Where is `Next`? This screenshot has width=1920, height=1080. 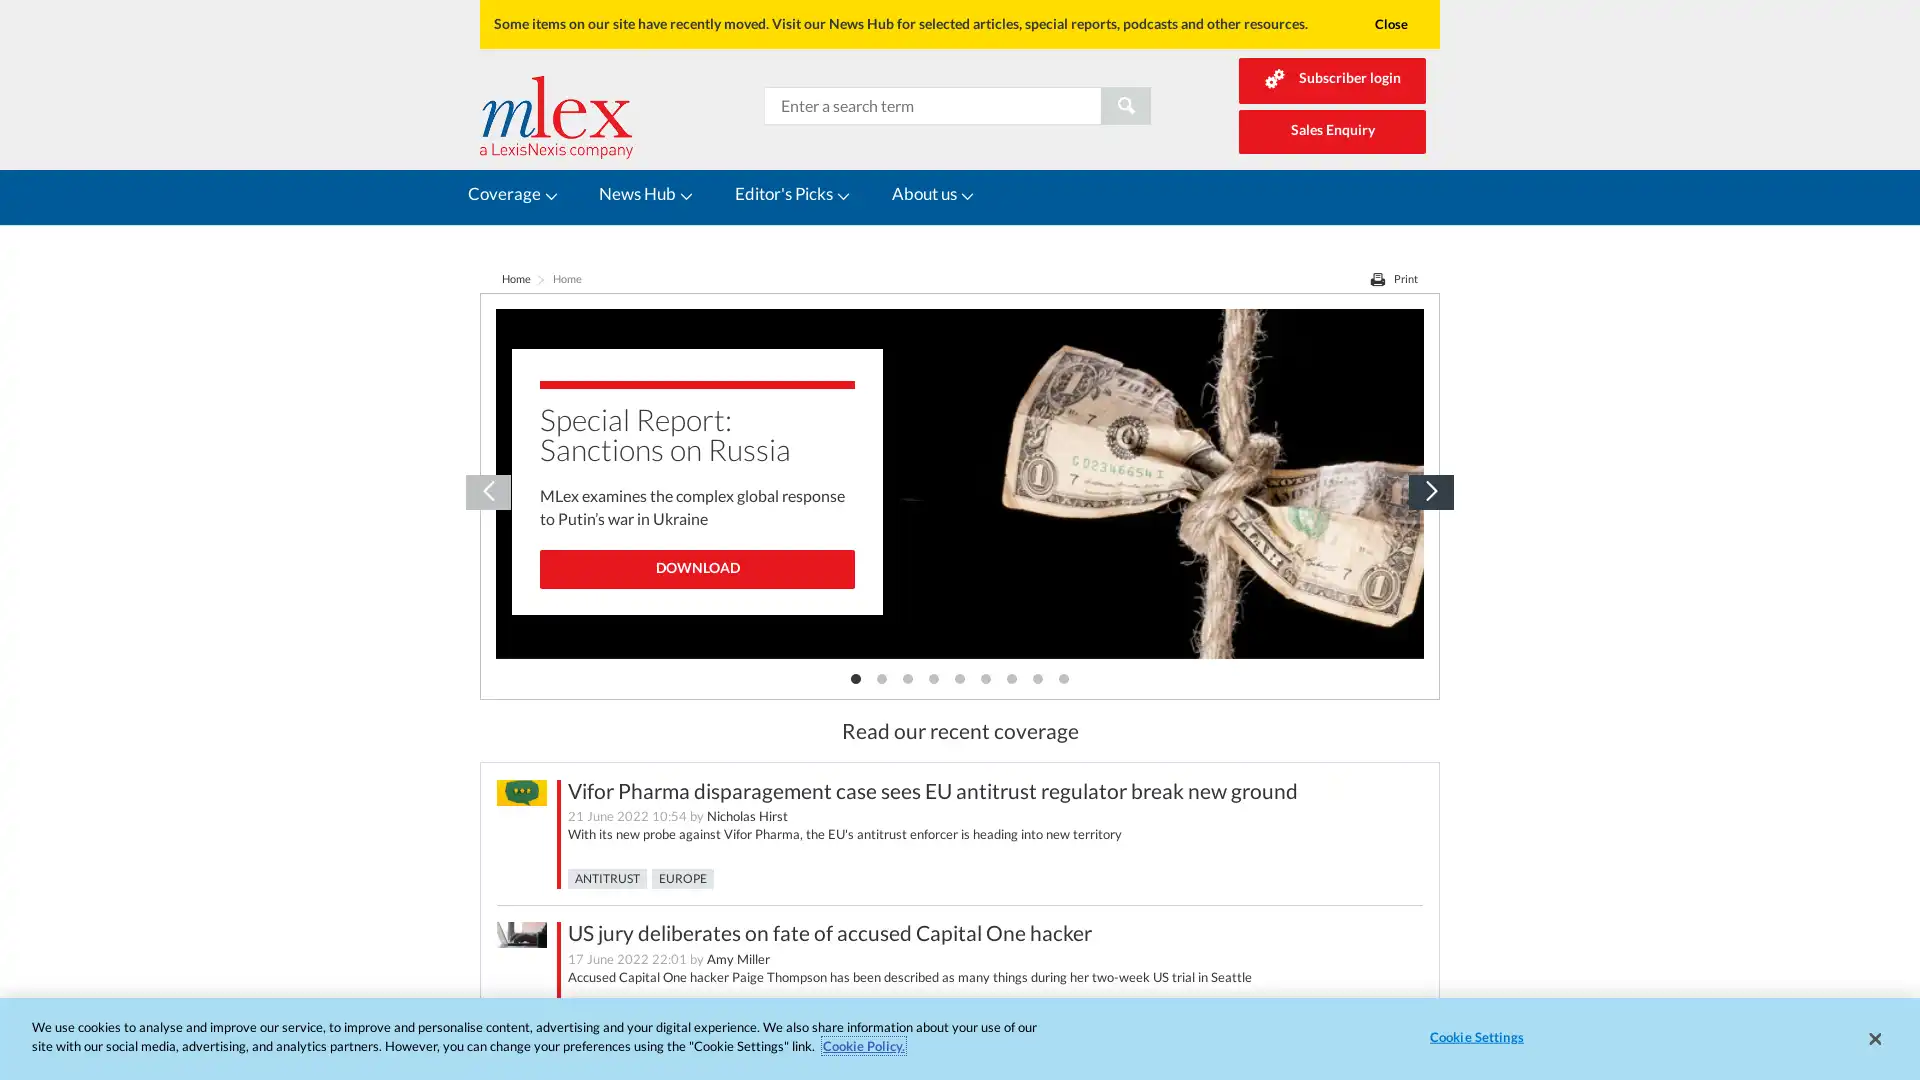
Next is located at coordinates (1430, 462).